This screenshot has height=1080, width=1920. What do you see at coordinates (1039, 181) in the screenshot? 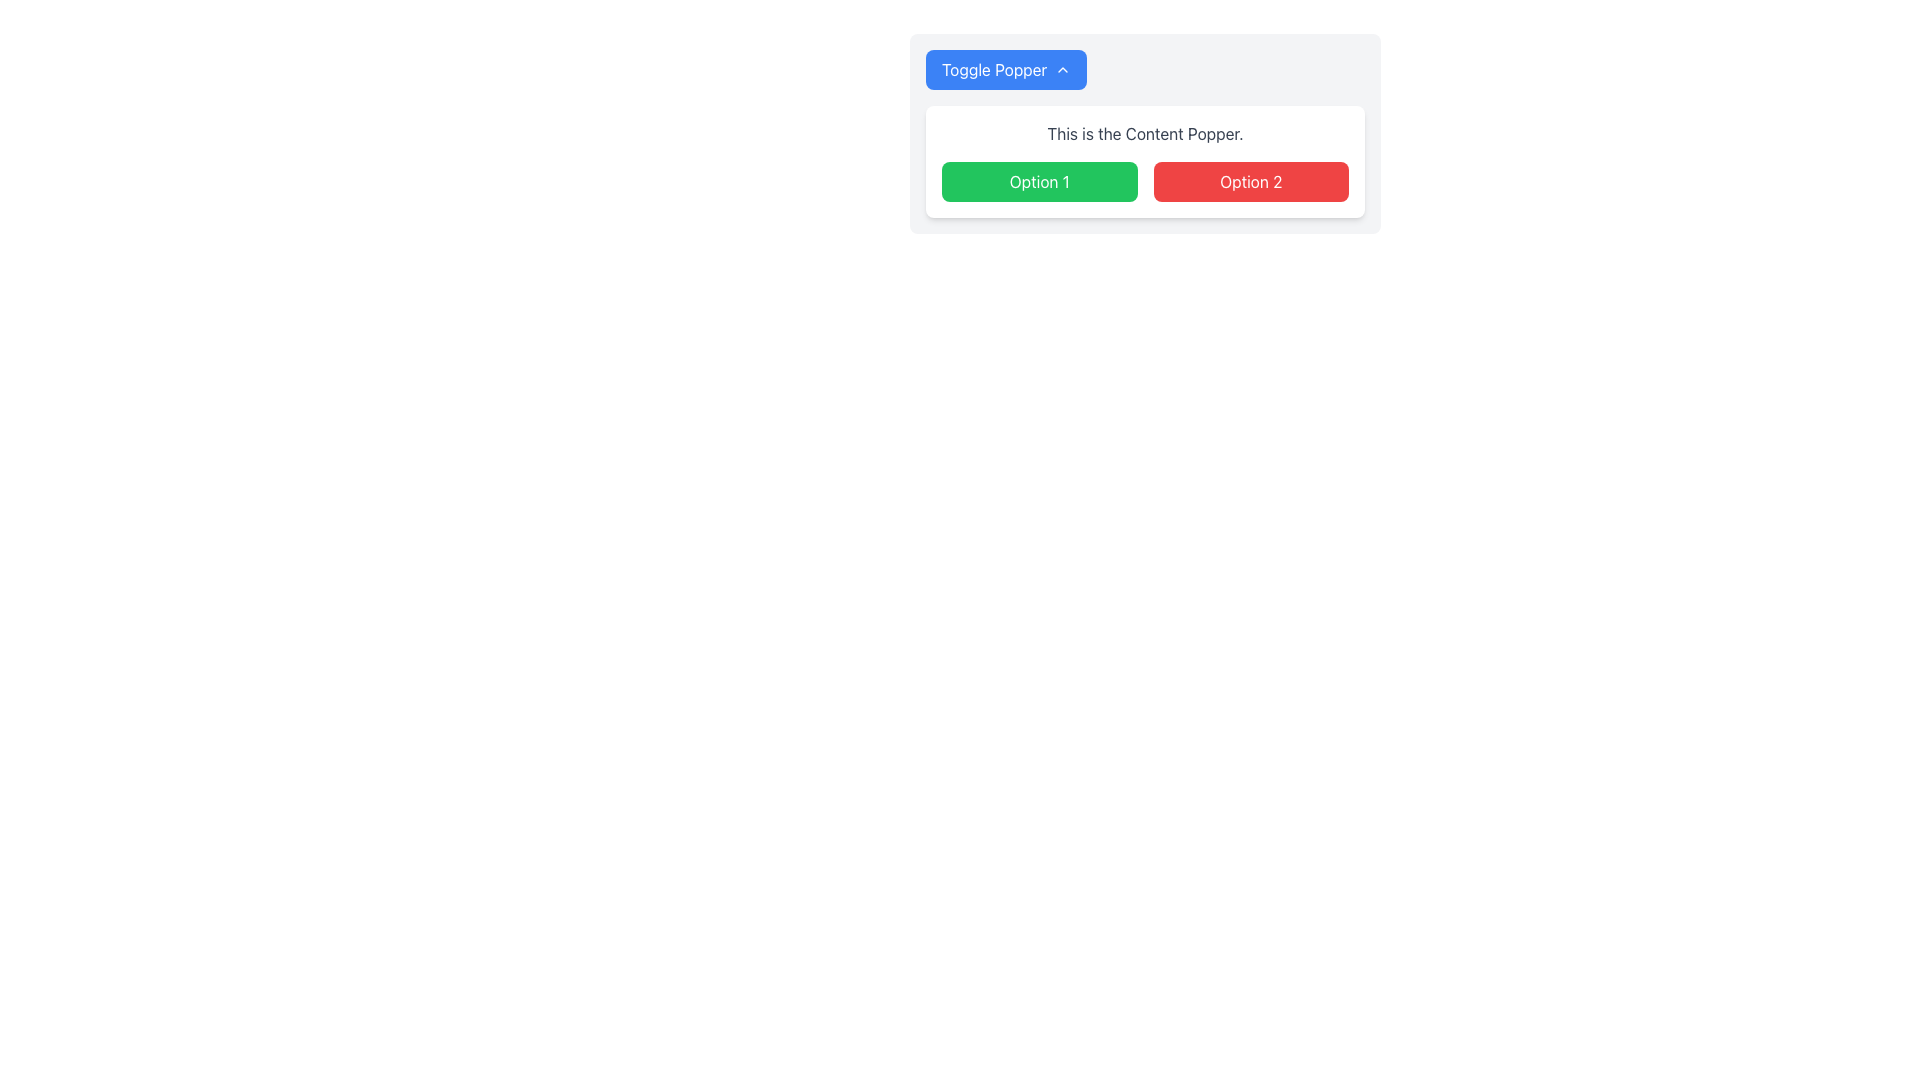
I see `the first button that selects 'Option 1' to change its appearance` at bounding box center [1039, 181].